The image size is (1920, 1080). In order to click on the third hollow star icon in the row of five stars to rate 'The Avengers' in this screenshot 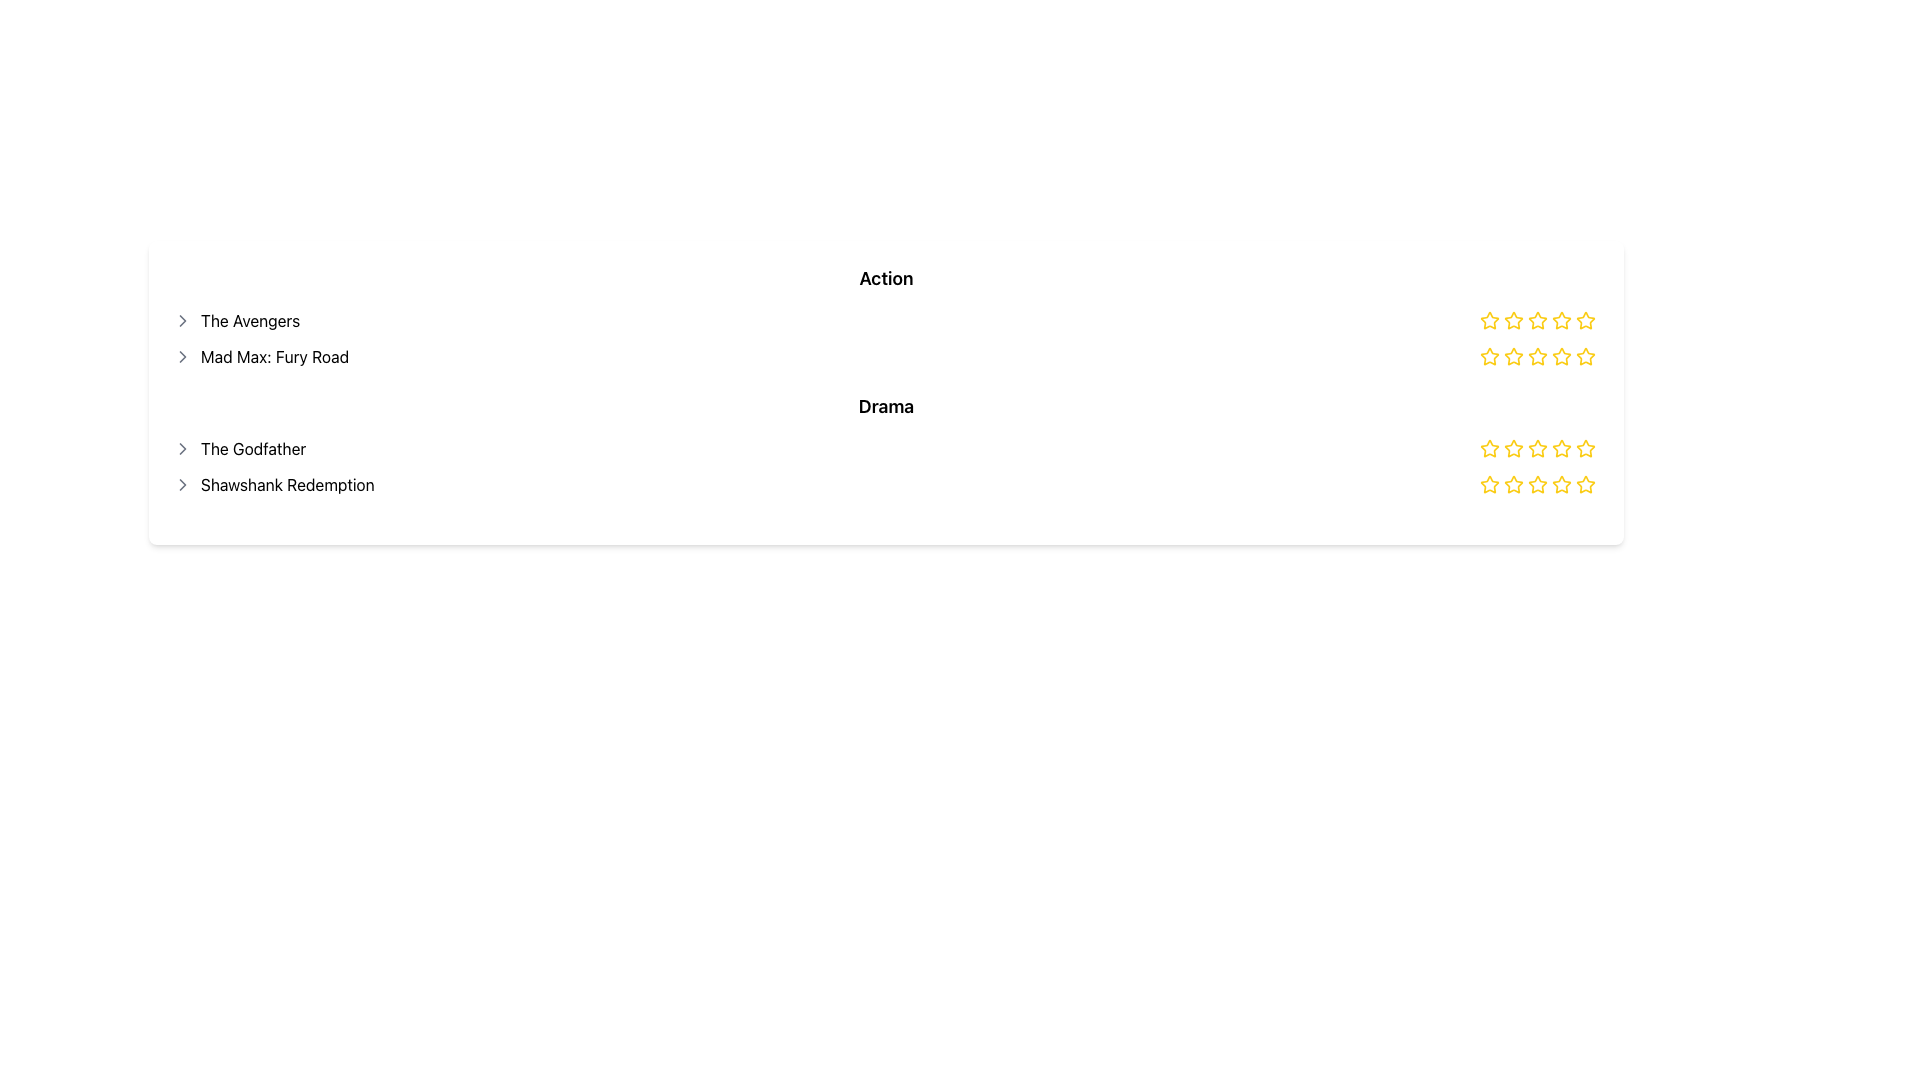, I will do `click(1539, 319)`.